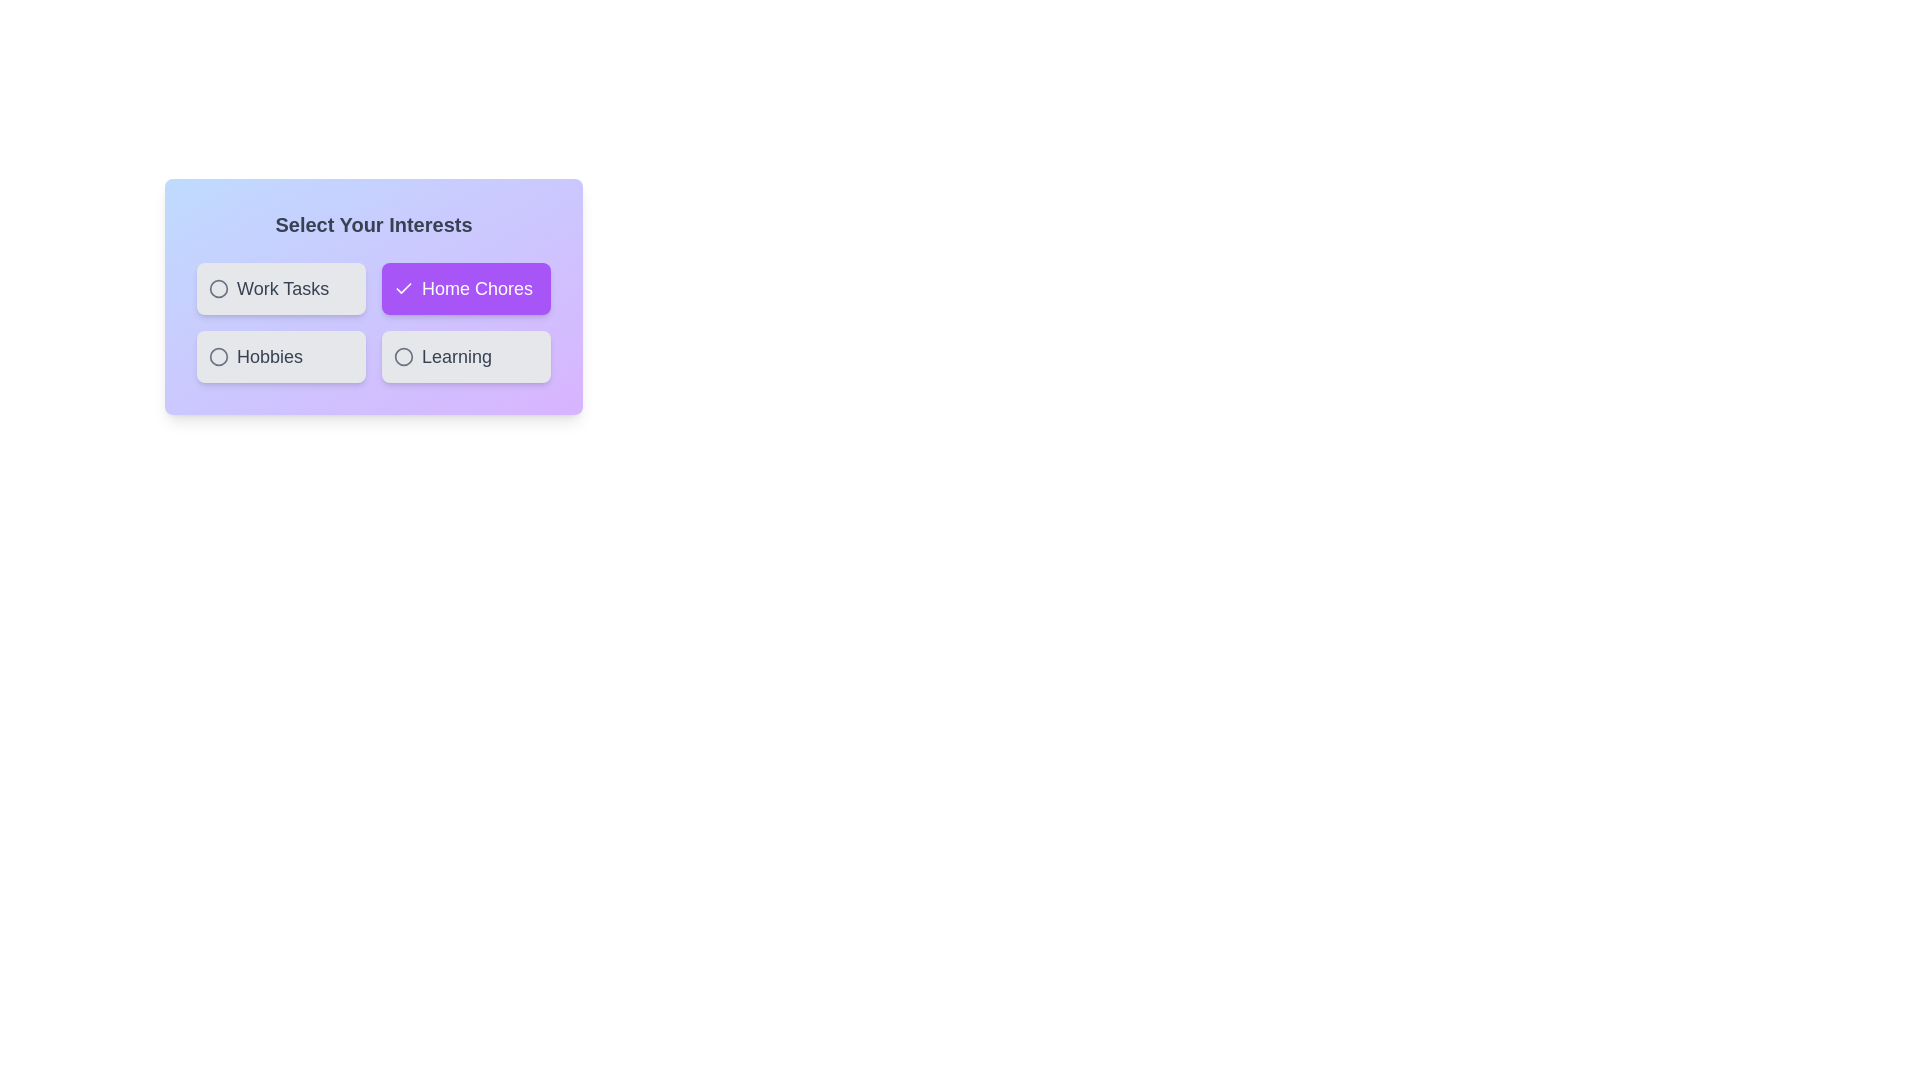  I want to click on the chip labeled Home Chores to select or deselect it, so click(465, 289).